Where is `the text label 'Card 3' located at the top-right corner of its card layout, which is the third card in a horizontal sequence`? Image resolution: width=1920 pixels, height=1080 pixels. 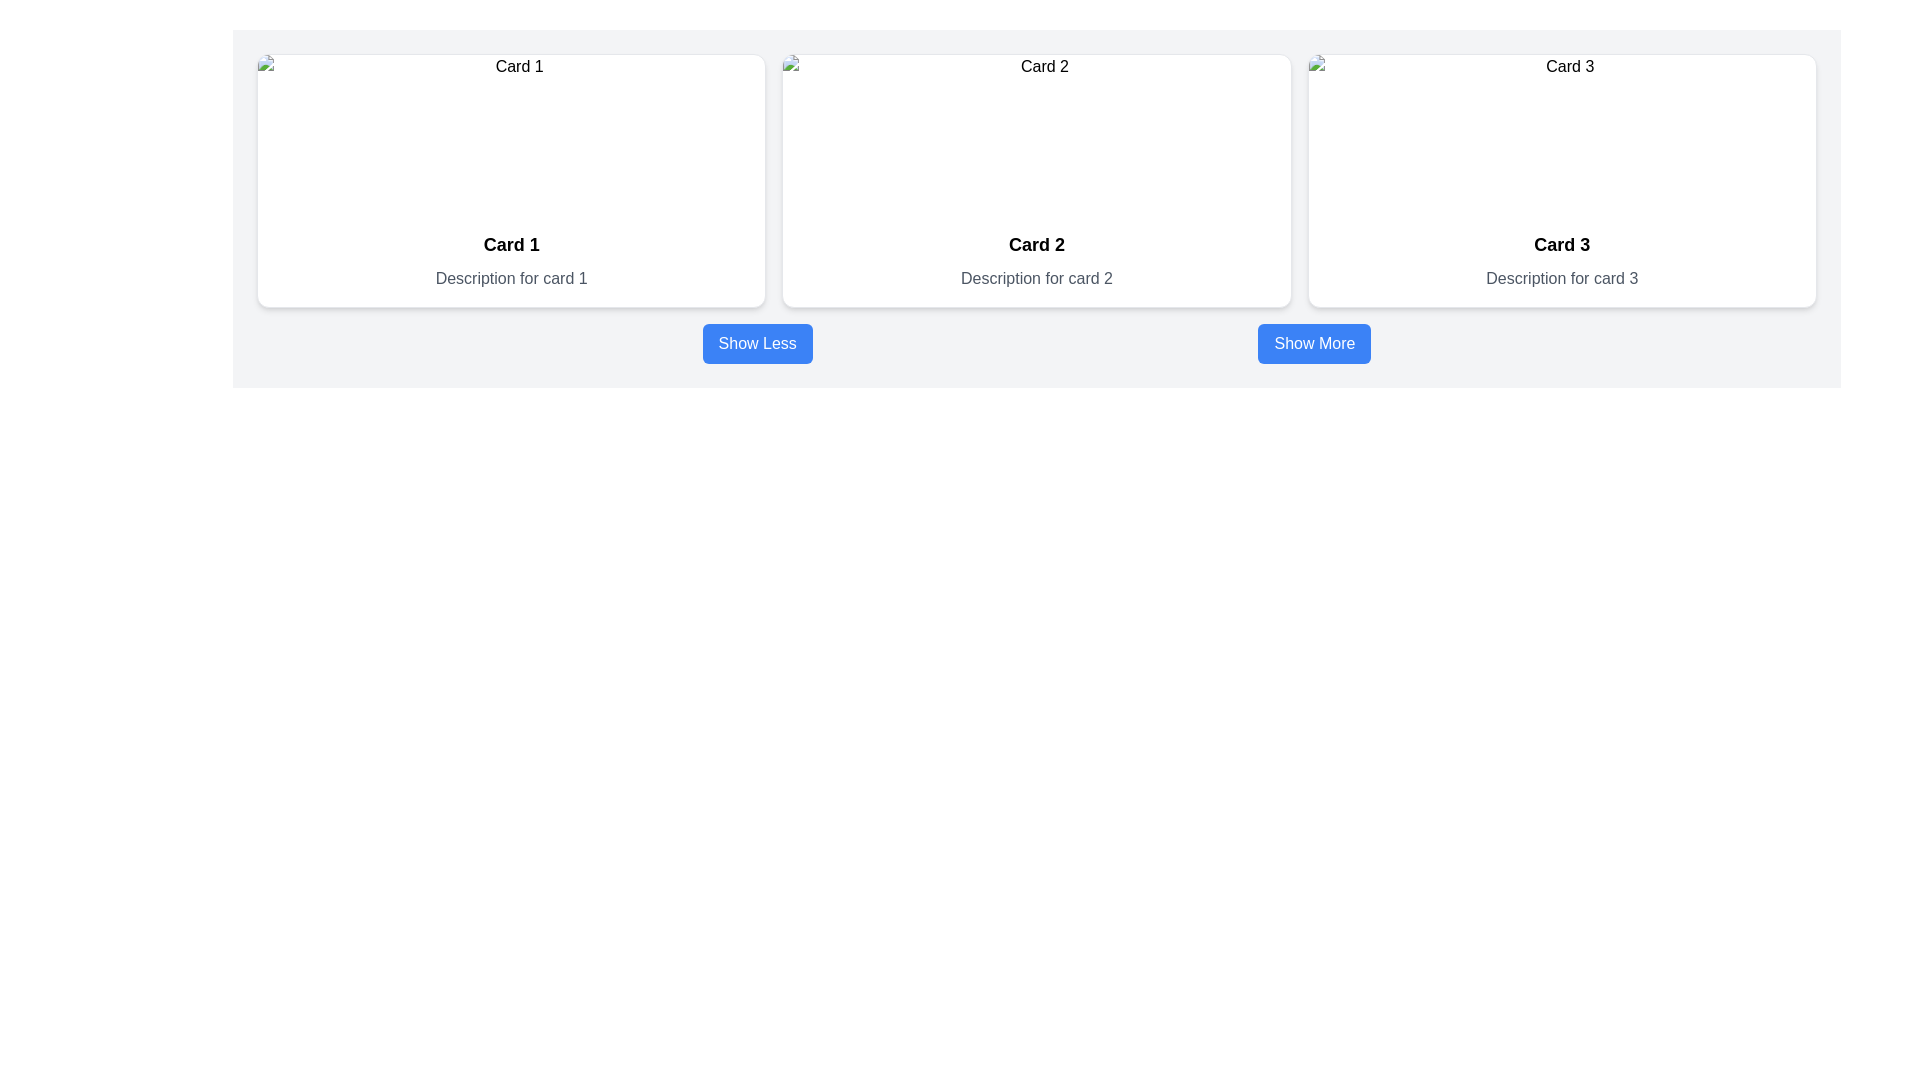 the text label 'Card 3' located at the top-right corner of its card layout, which is the third card in a horizontal sequence is located at coordinates (1561, 244).